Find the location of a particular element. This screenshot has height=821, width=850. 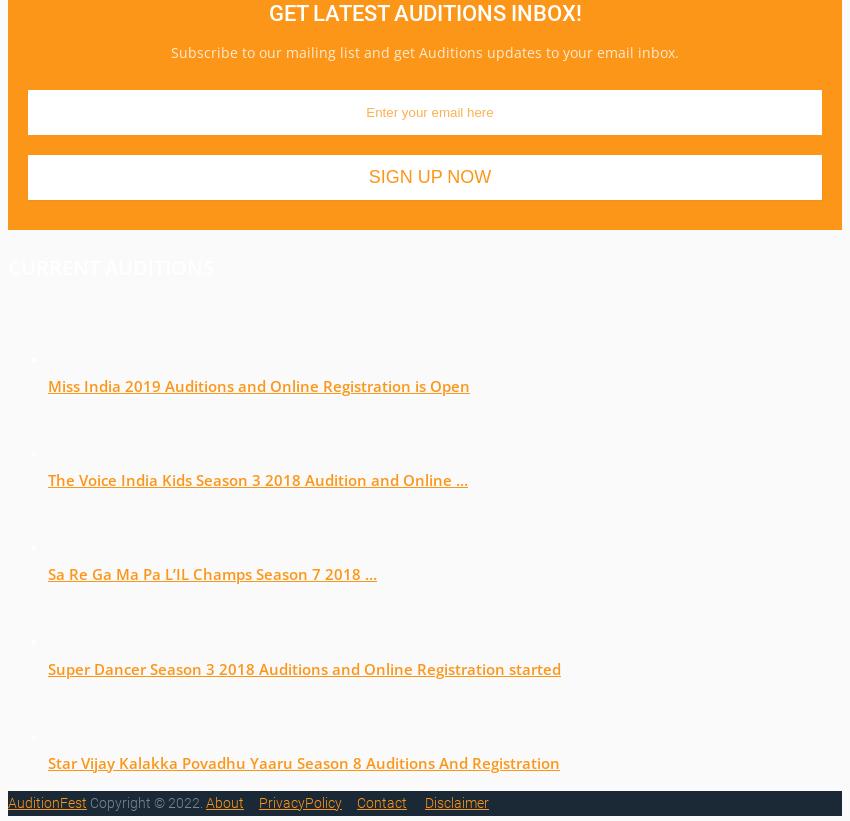

'Star Vijay Kalakka Povadhu Yaaru Season 8 Auditions And Registration' is located at coordinates (303, 760).